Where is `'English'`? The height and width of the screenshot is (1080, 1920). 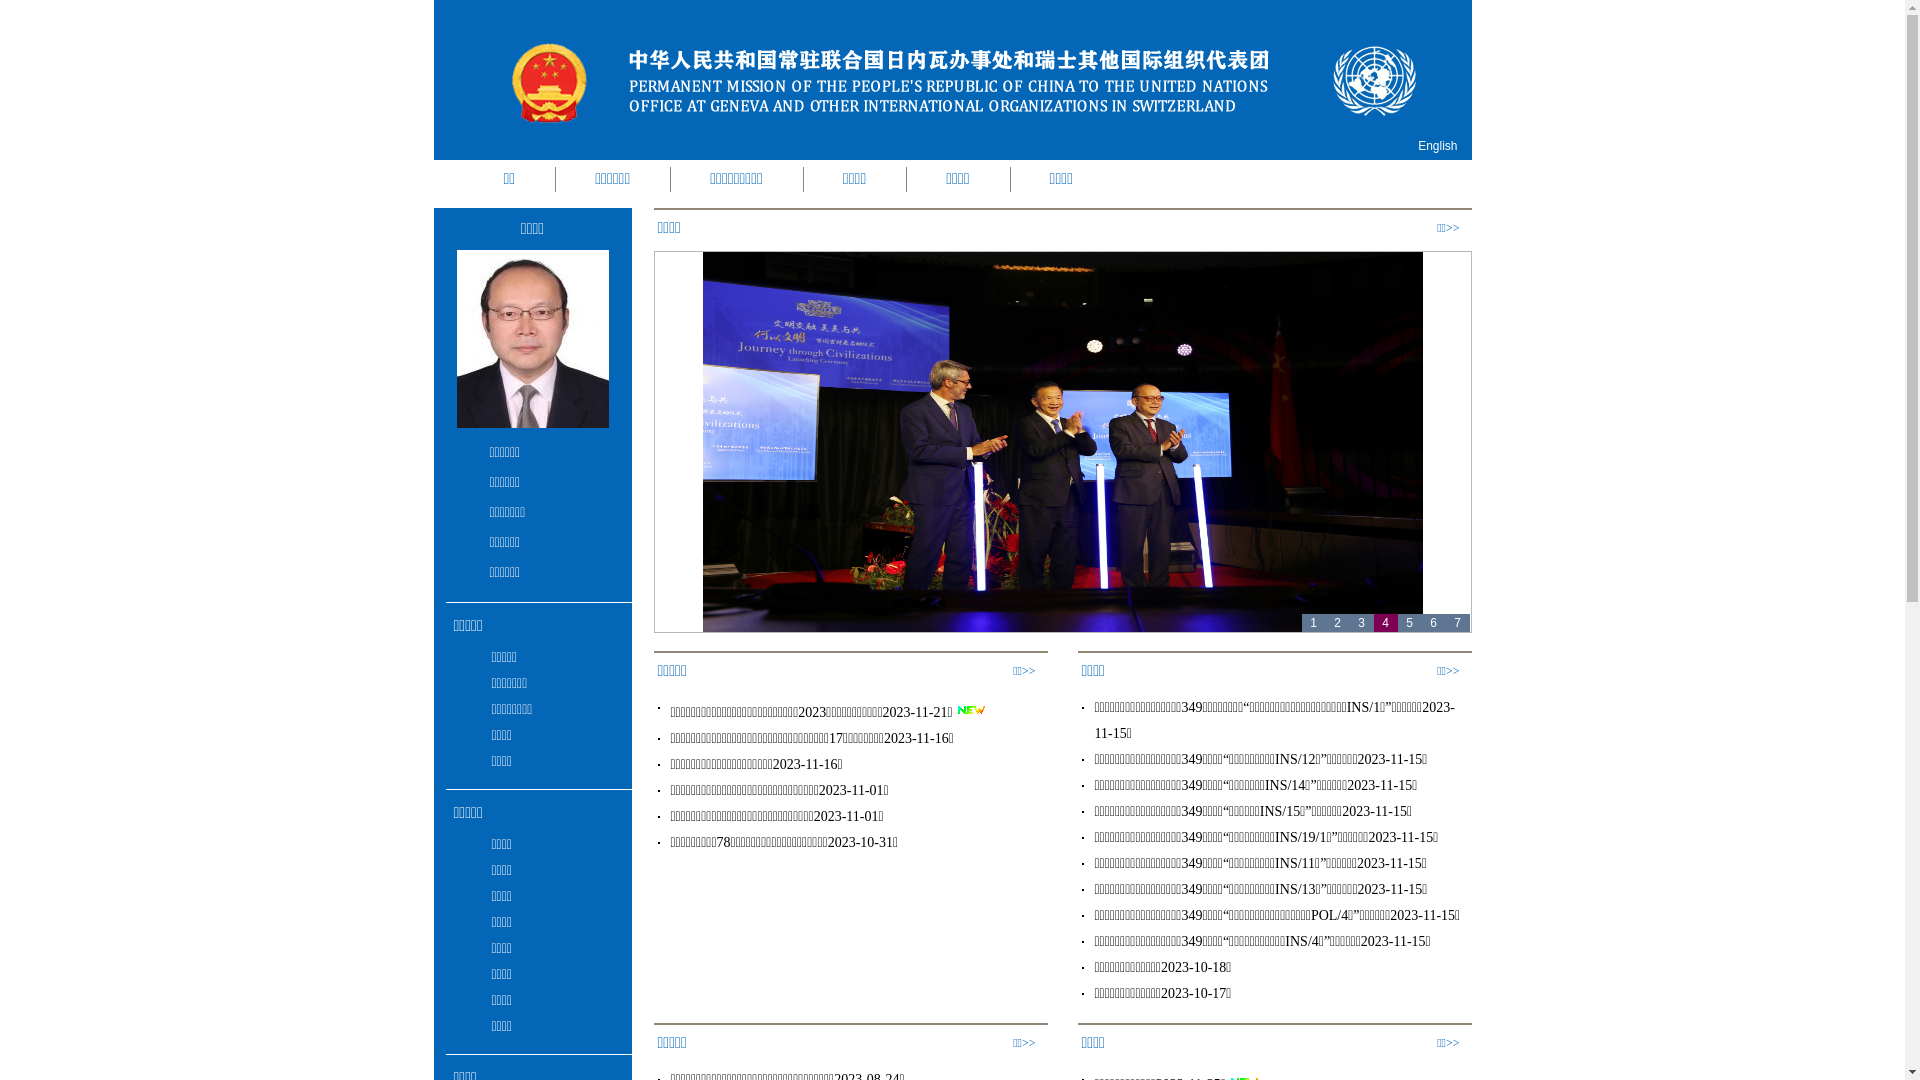
'English' is located at coordinates (1436, 145).